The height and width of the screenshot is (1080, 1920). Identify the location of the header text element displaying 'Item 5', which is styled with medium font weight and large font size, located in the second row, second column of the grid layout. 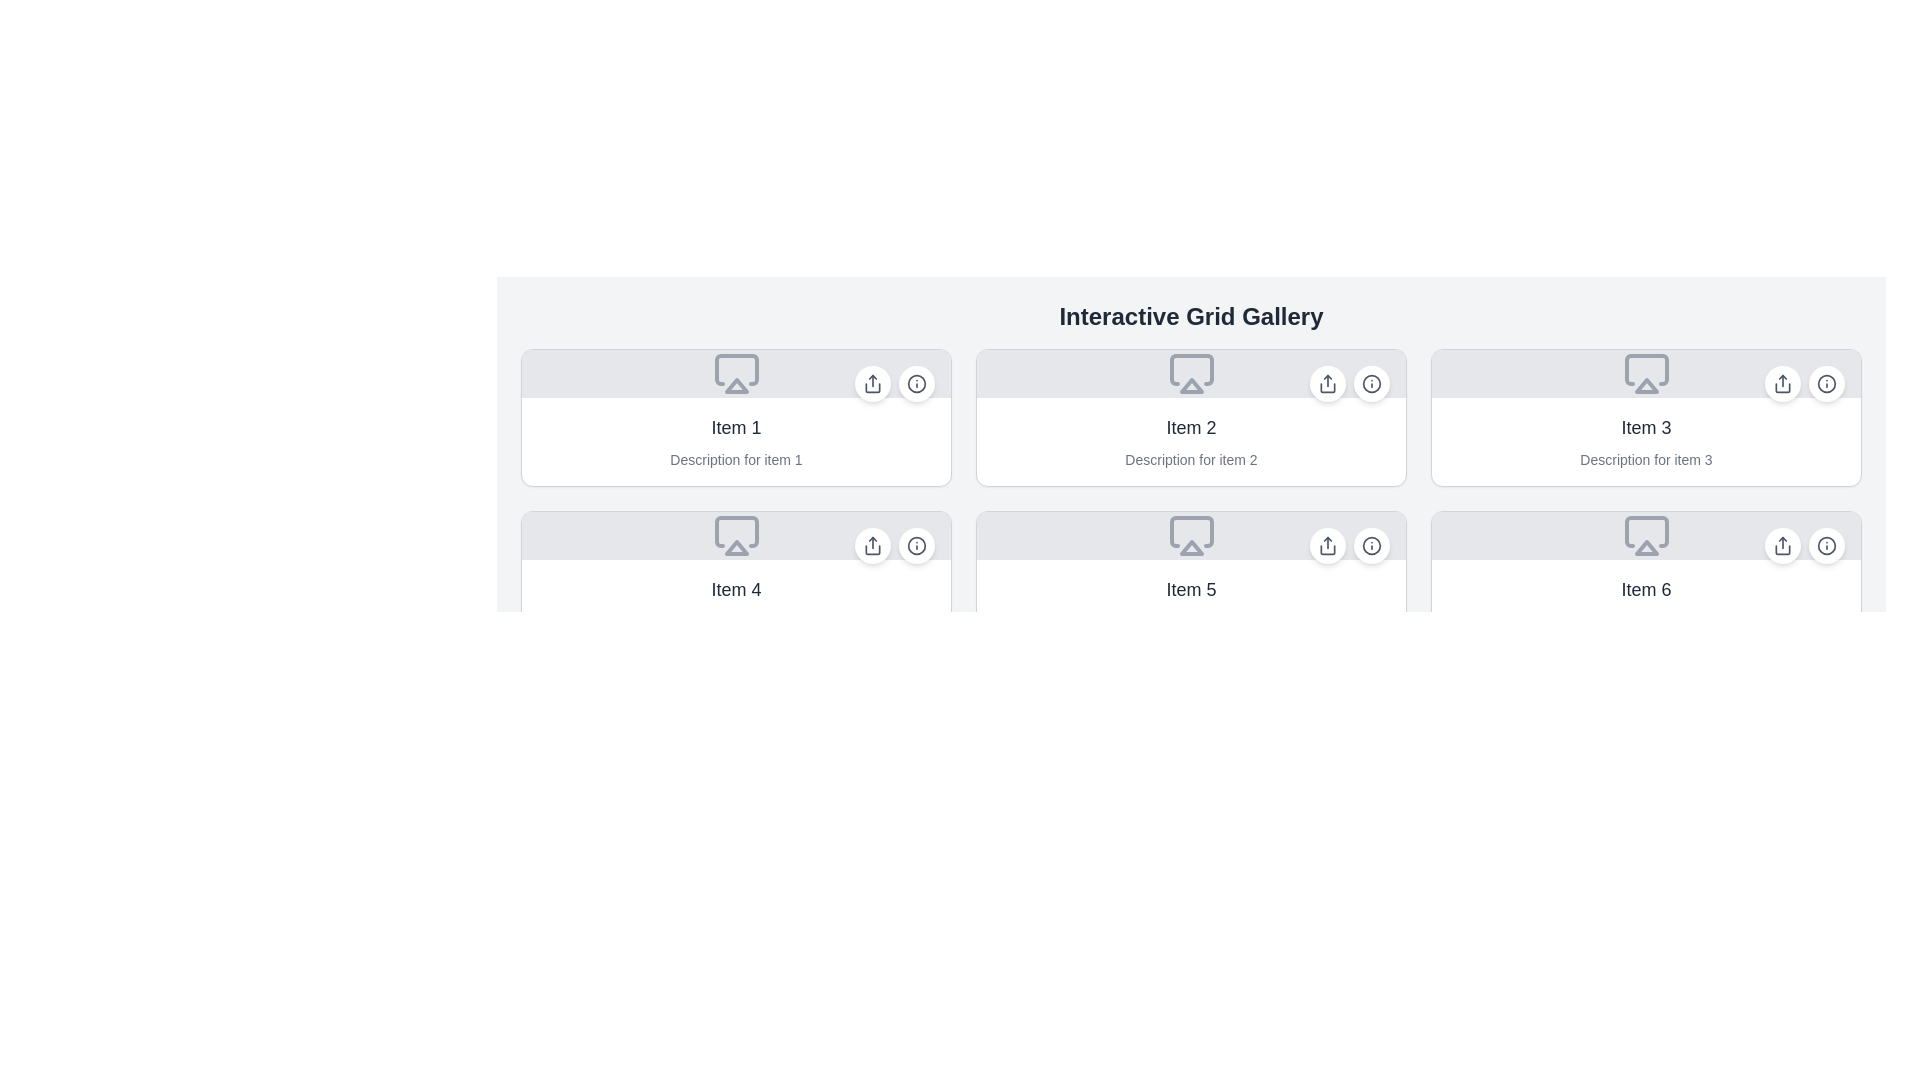
(1191, 589).